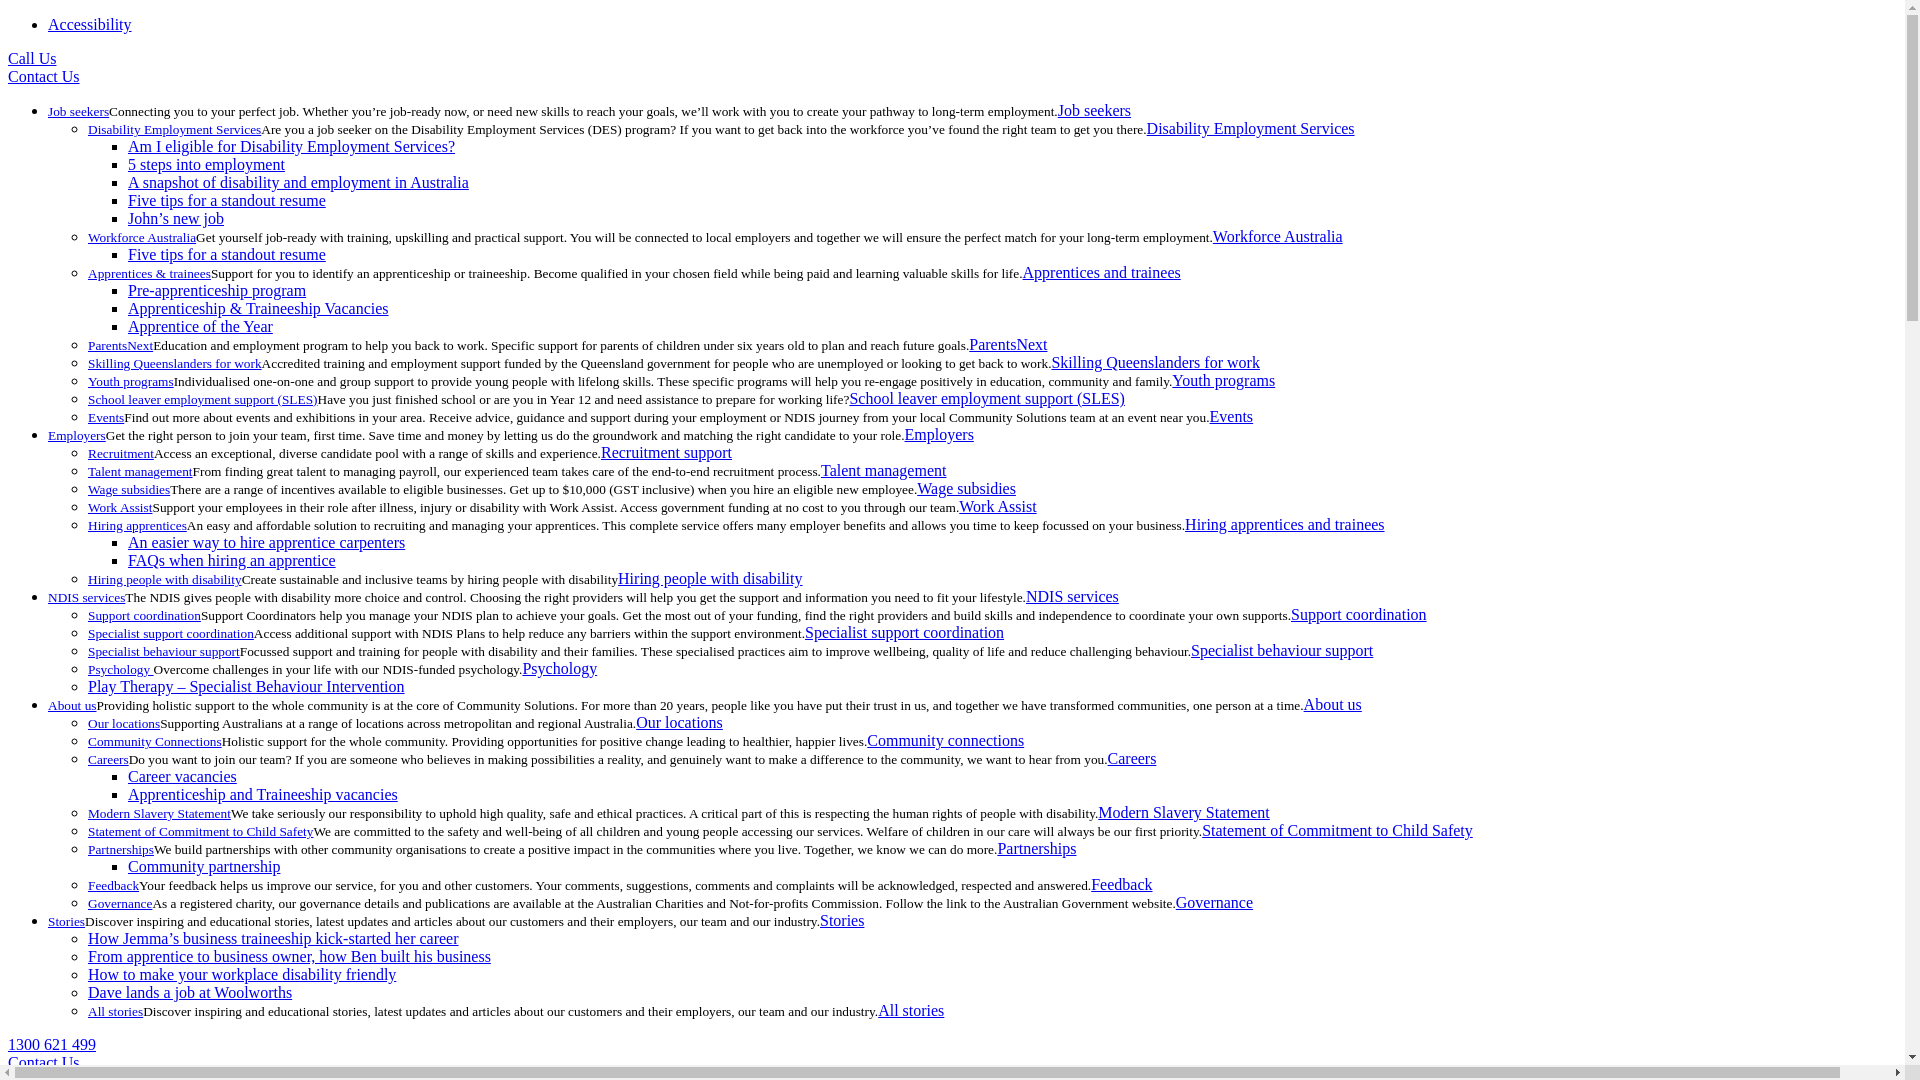  I want to click on 'Wage subsidies', so click(966, 488).